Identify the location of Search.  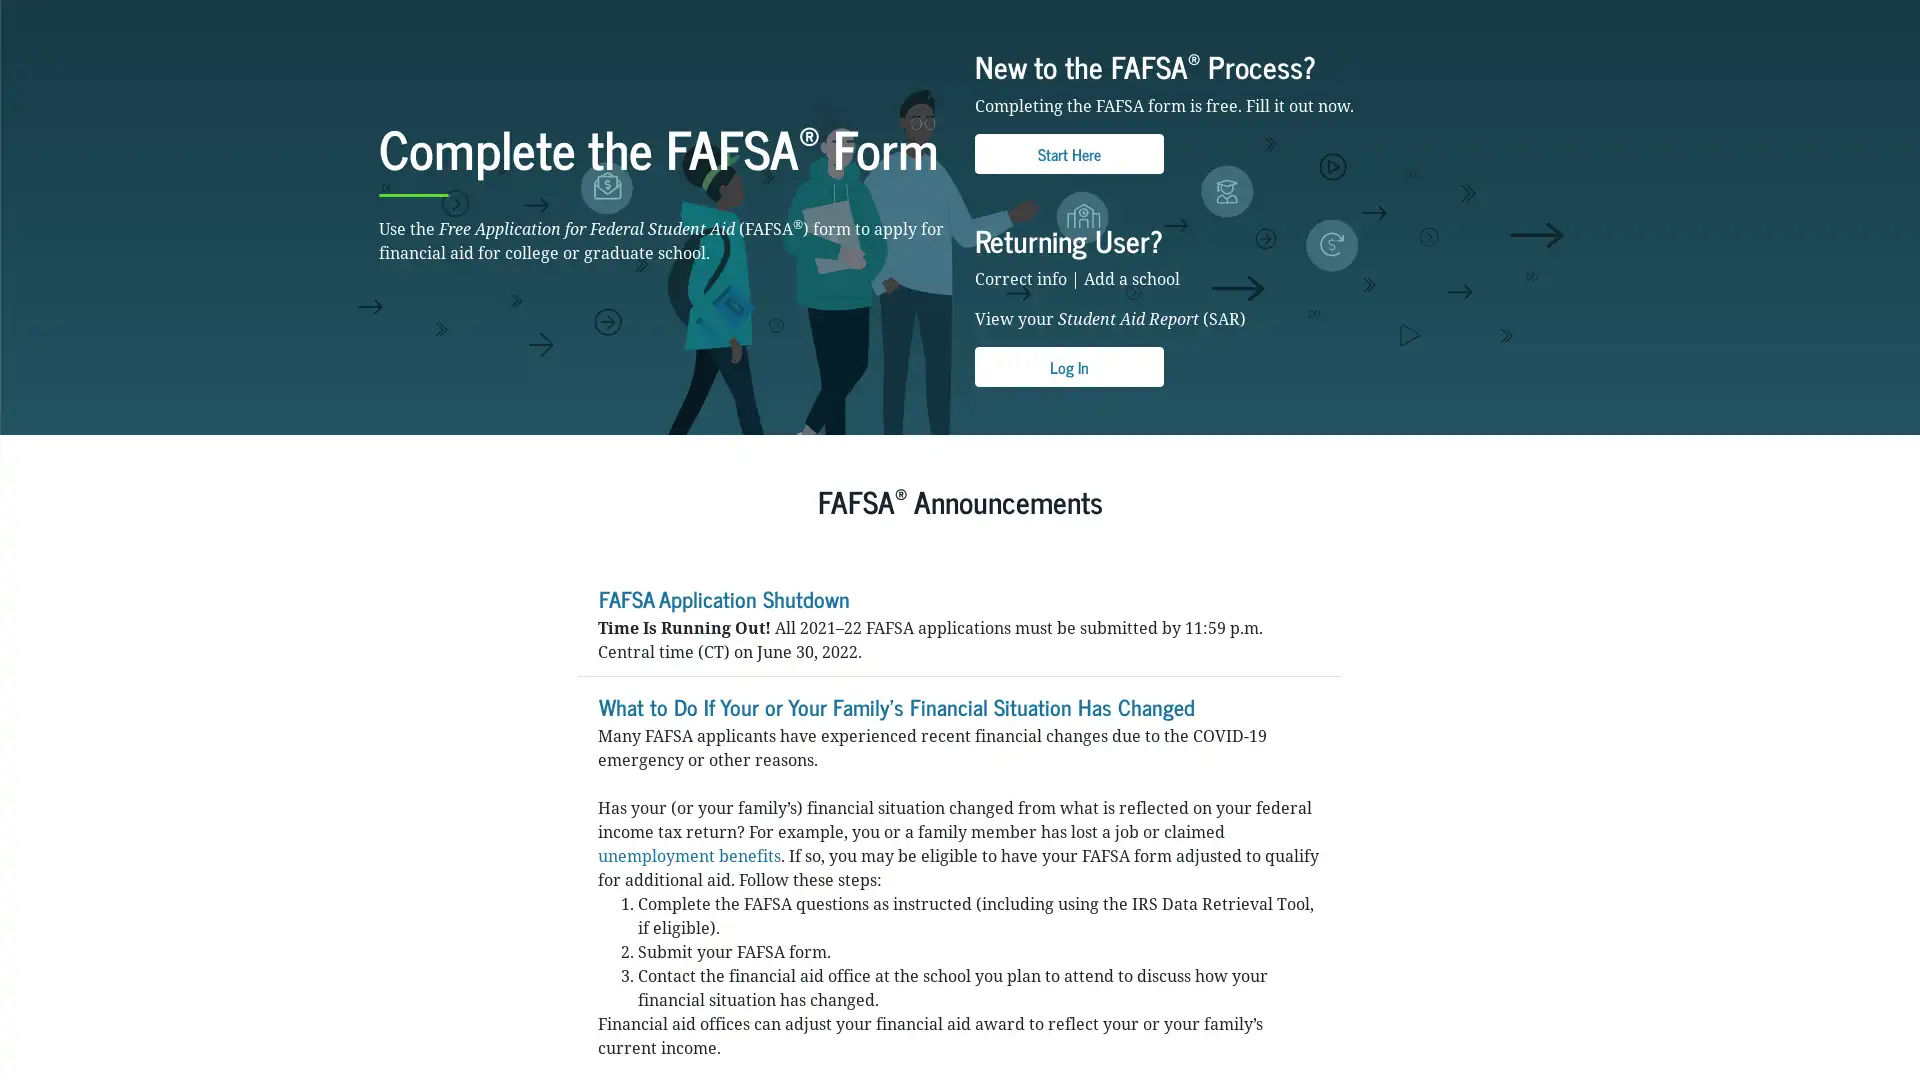
(1256, 69).